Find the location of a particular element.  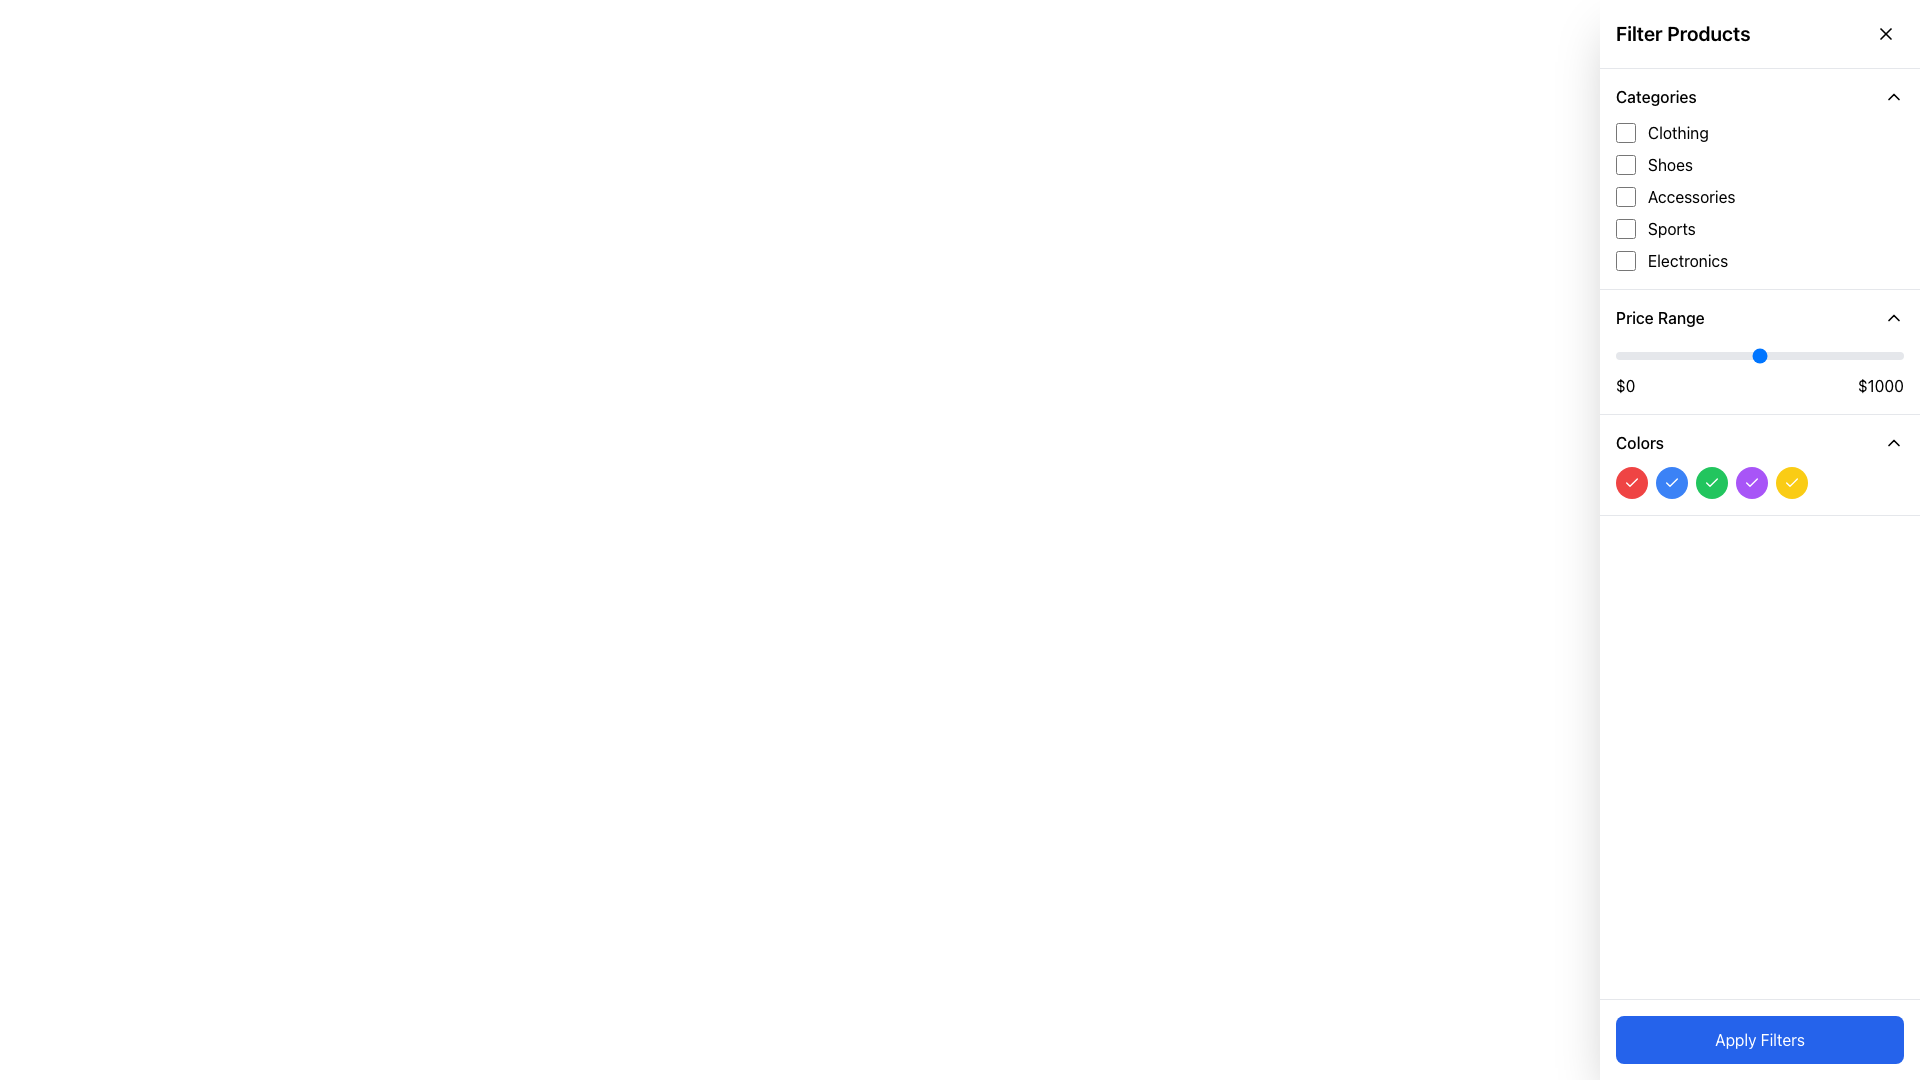

the upward-pointing chevron icon button located to the right of the 'Colors' label in the filter panel is located at coordinates (1893, 442).